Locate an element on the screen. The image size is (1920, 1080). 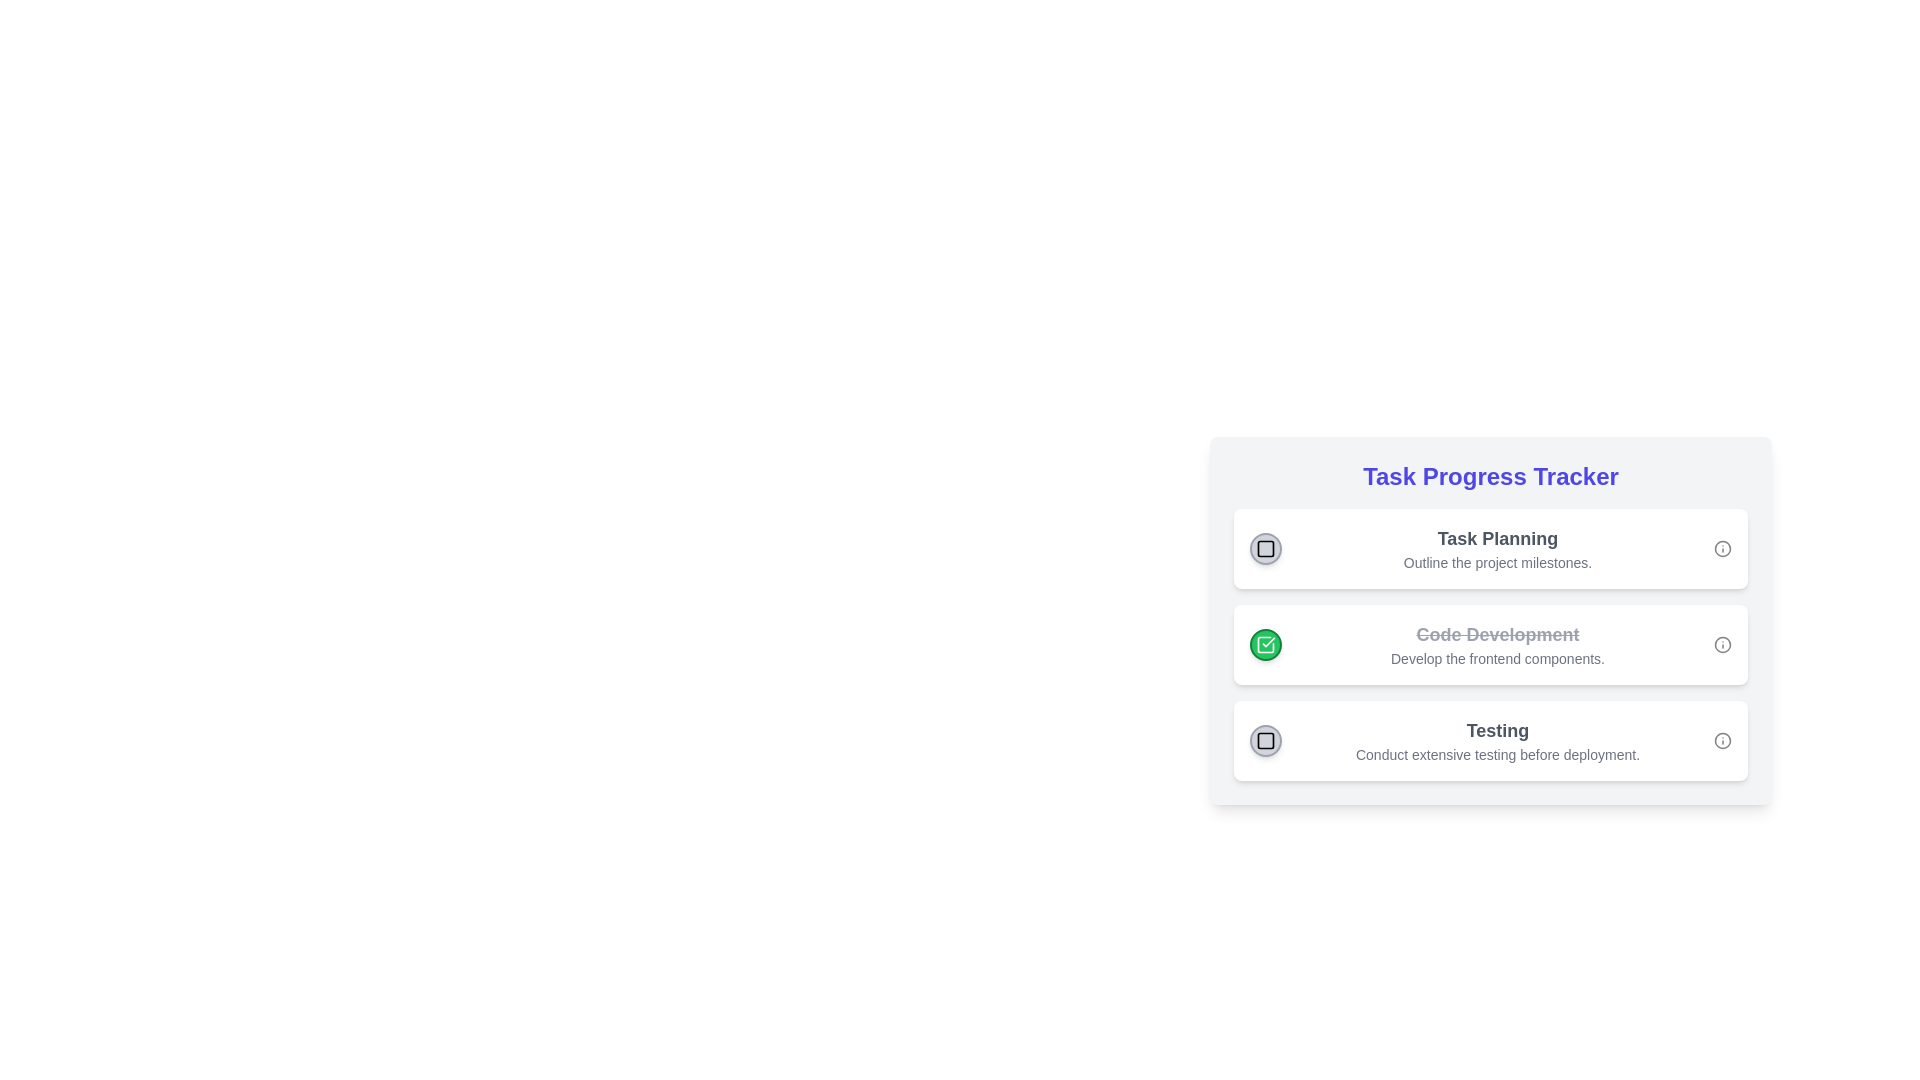
the text label displaying 'Develop the frontend components.' which is styled in small, light gray font and located below the title 'Code Development.' is located at coordinates (1497, 659).